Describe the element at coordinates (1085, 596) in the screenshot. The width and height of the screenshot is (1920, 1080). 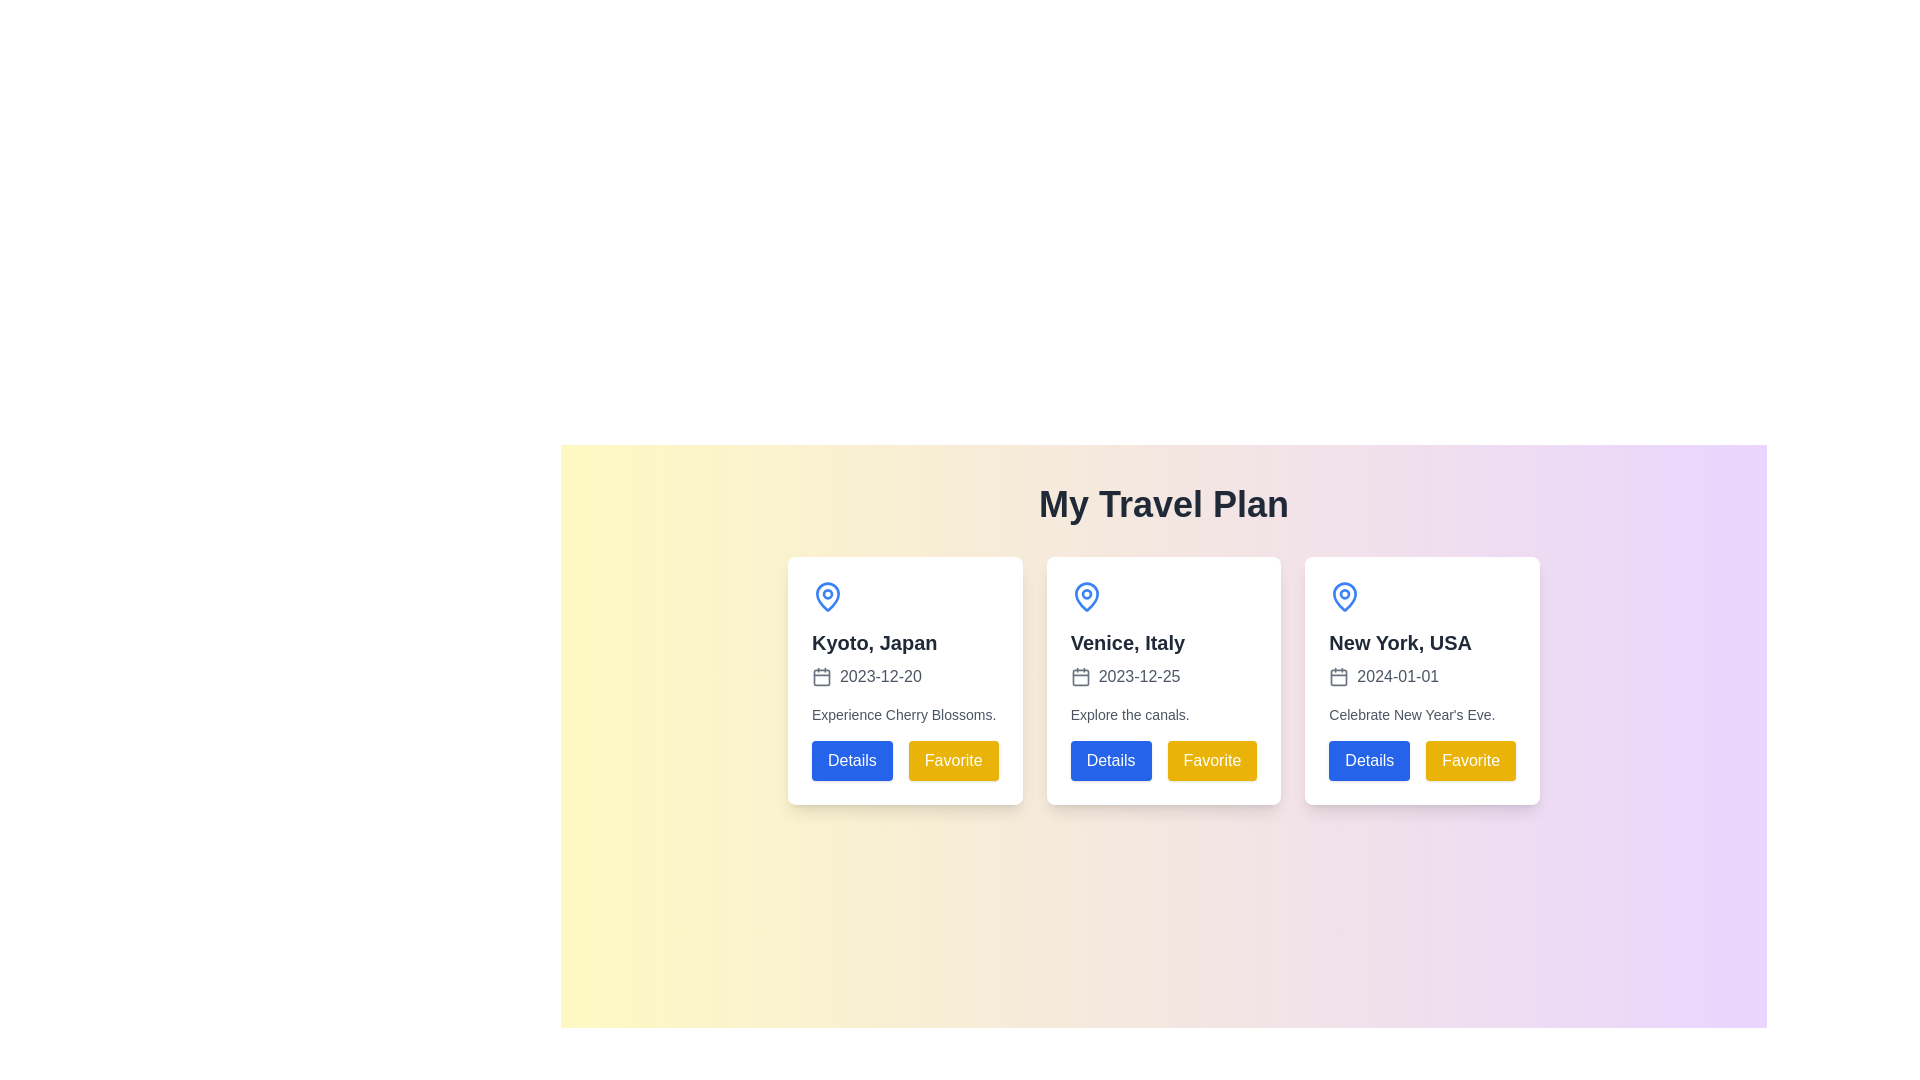
I see `the decorative icon located at the top of the second card under the heading 'My Travel Plan.'` at that location.